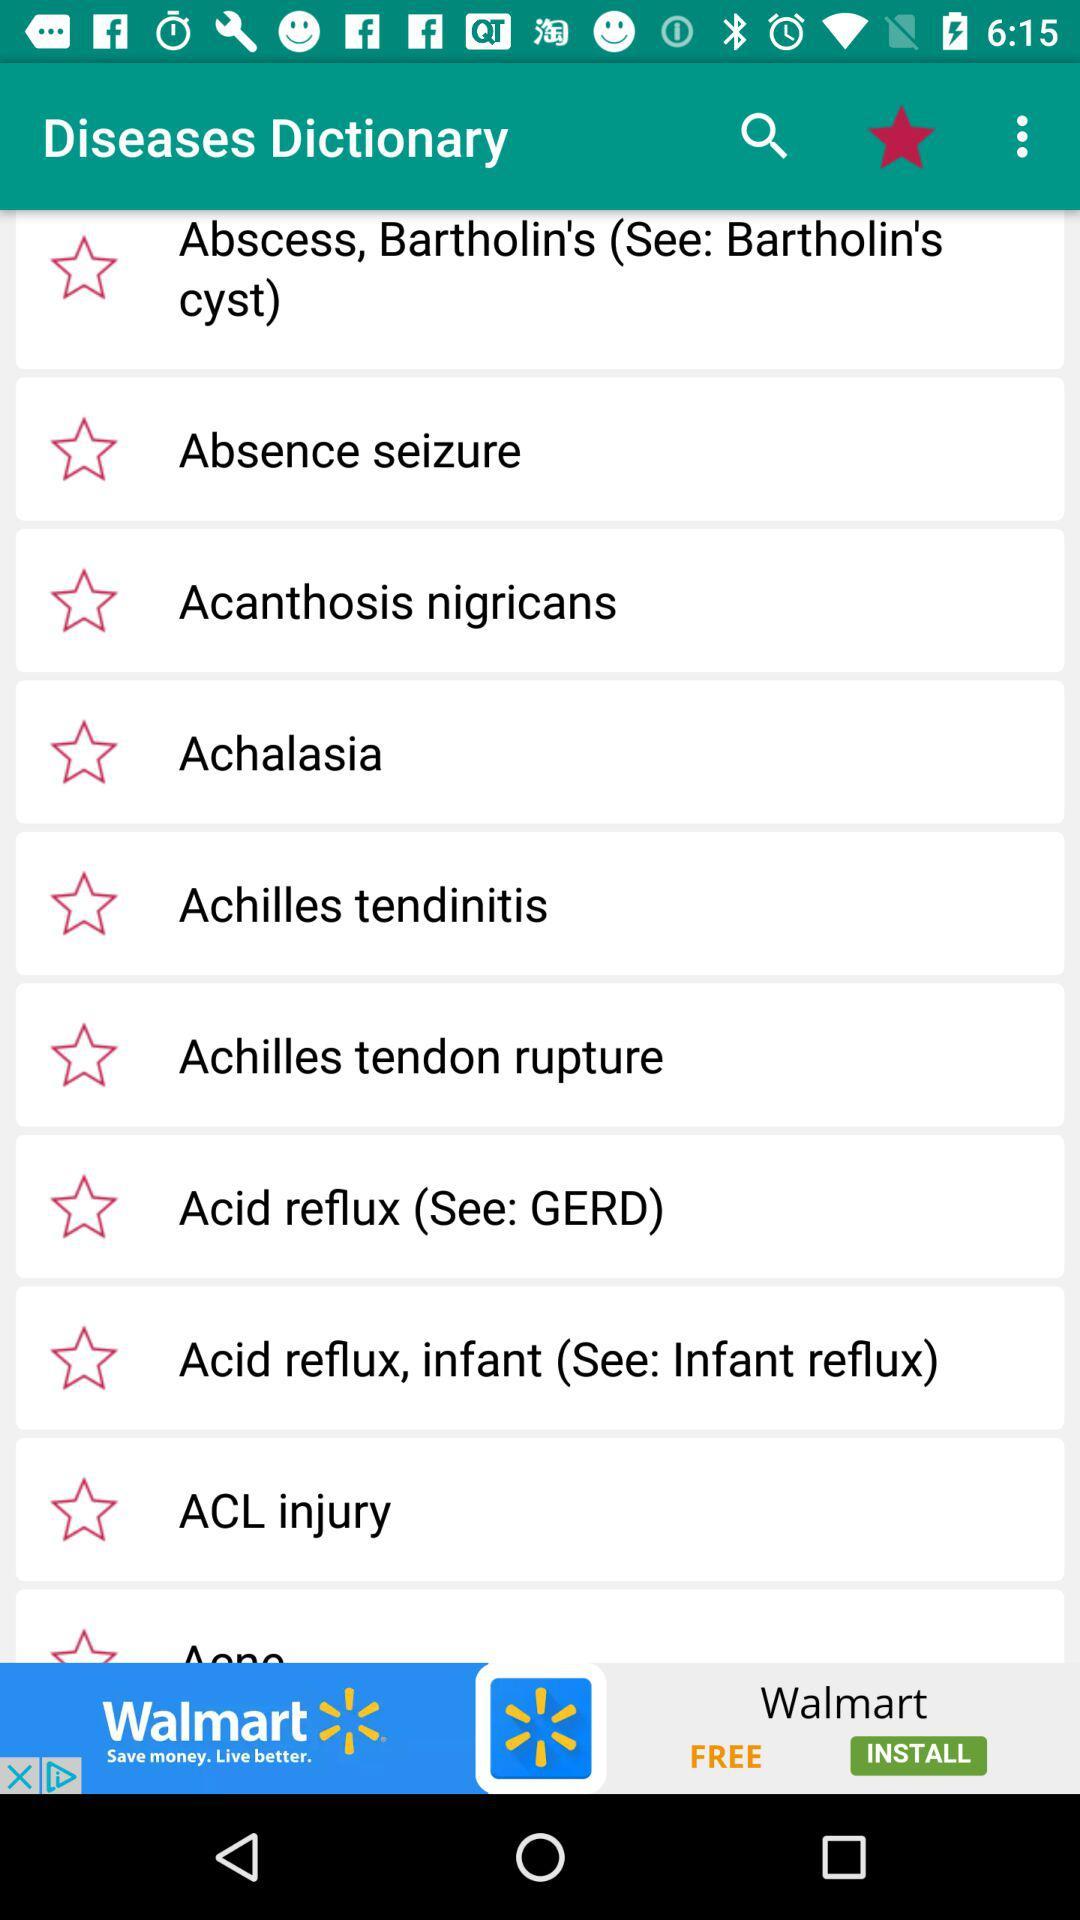 This screenshot has width=1080, height=1920. What do you see at coordinates (83, 1357) in the screenshot?
I see `click star option` at bounding box center [83, 1357].